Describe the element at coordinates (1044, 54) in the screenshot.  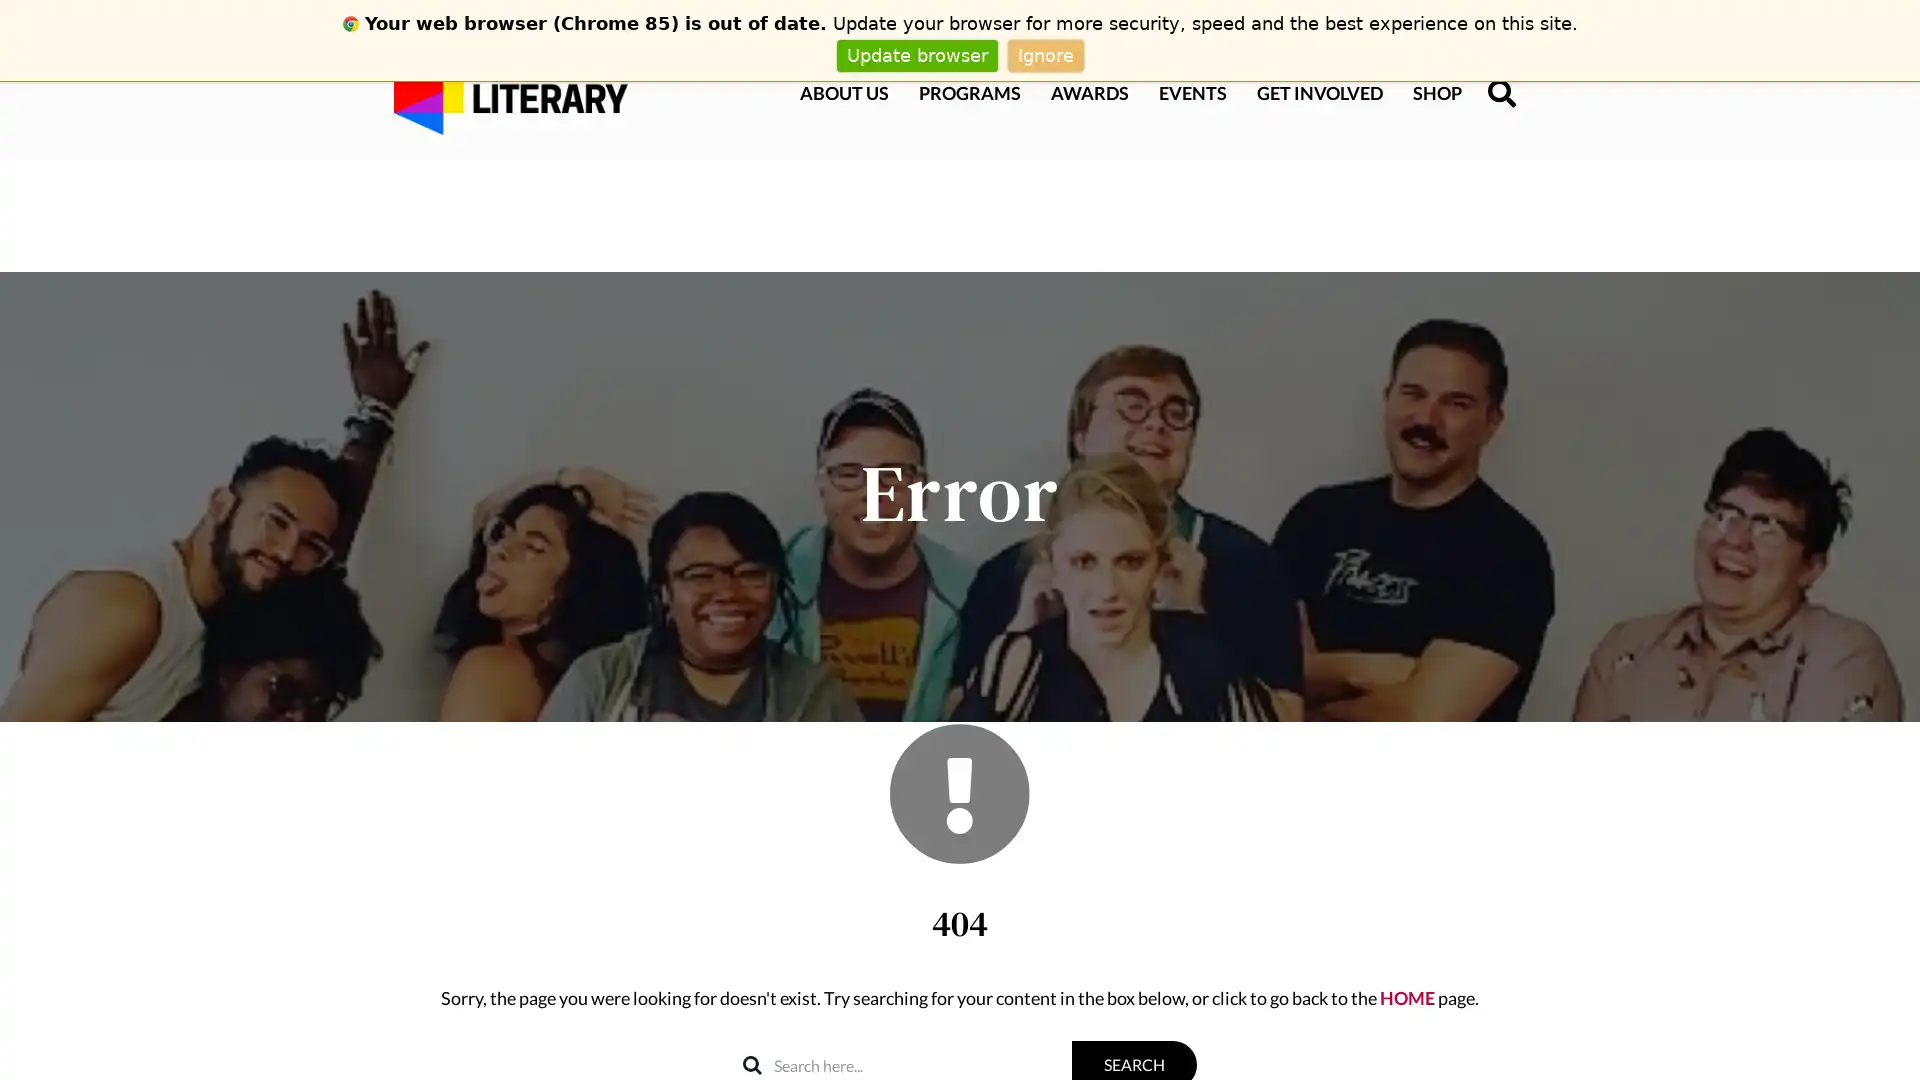
I see `Ignore` at that location.